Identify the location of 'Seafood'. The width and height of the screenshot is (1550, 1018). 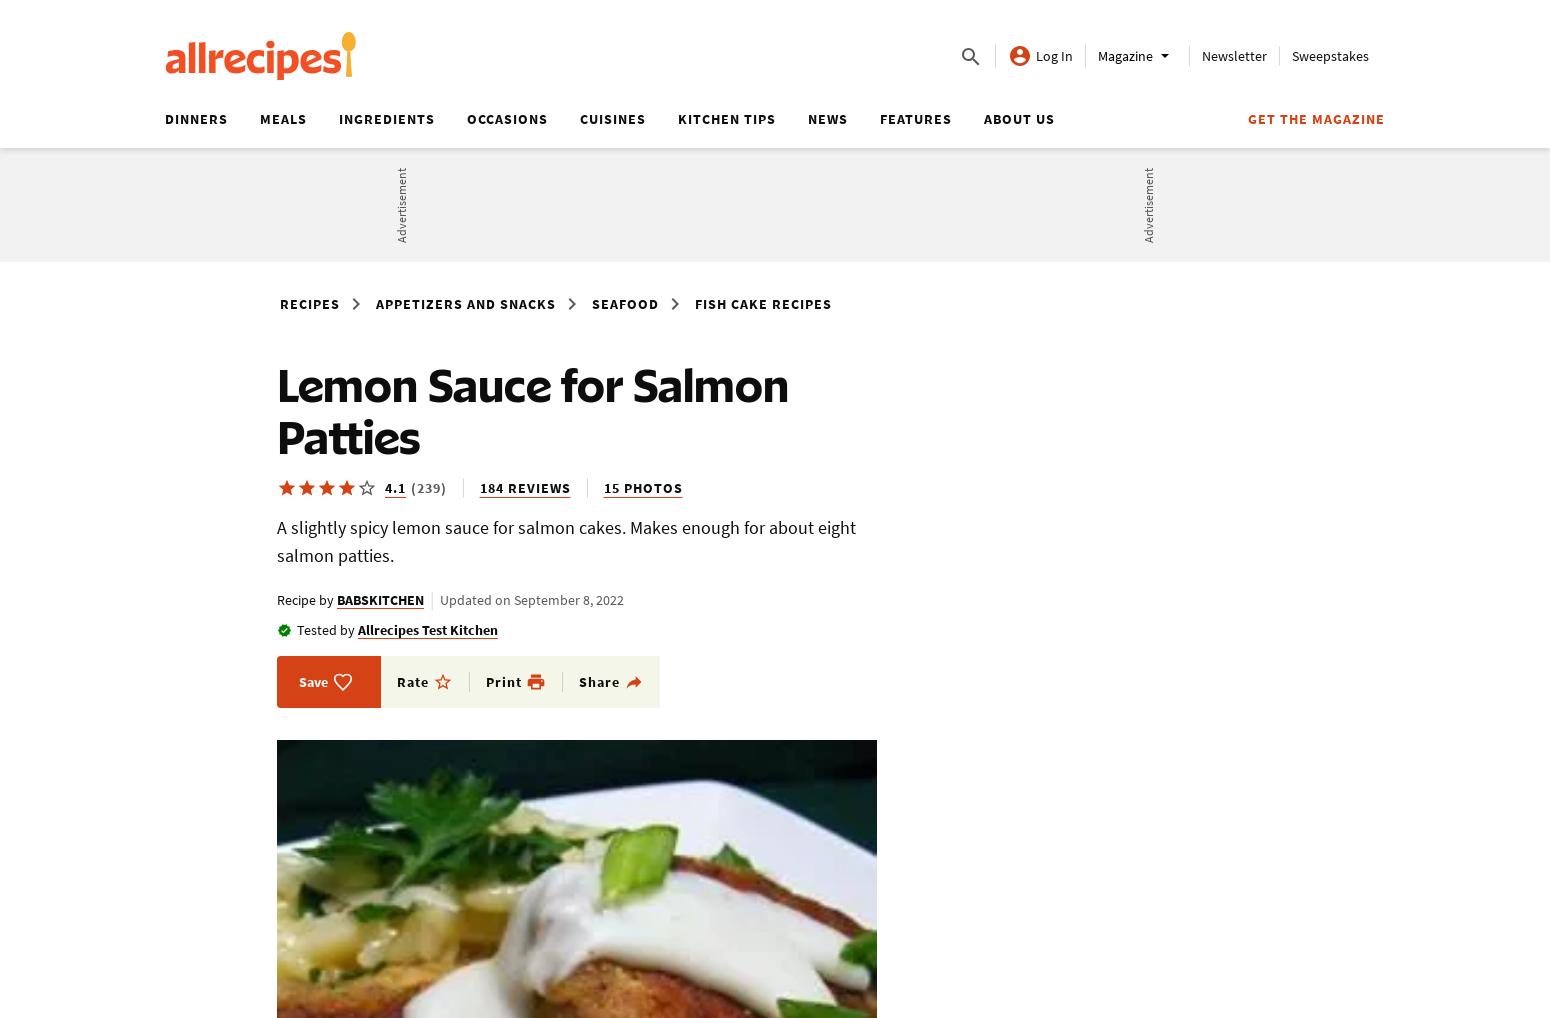
(624, 303).